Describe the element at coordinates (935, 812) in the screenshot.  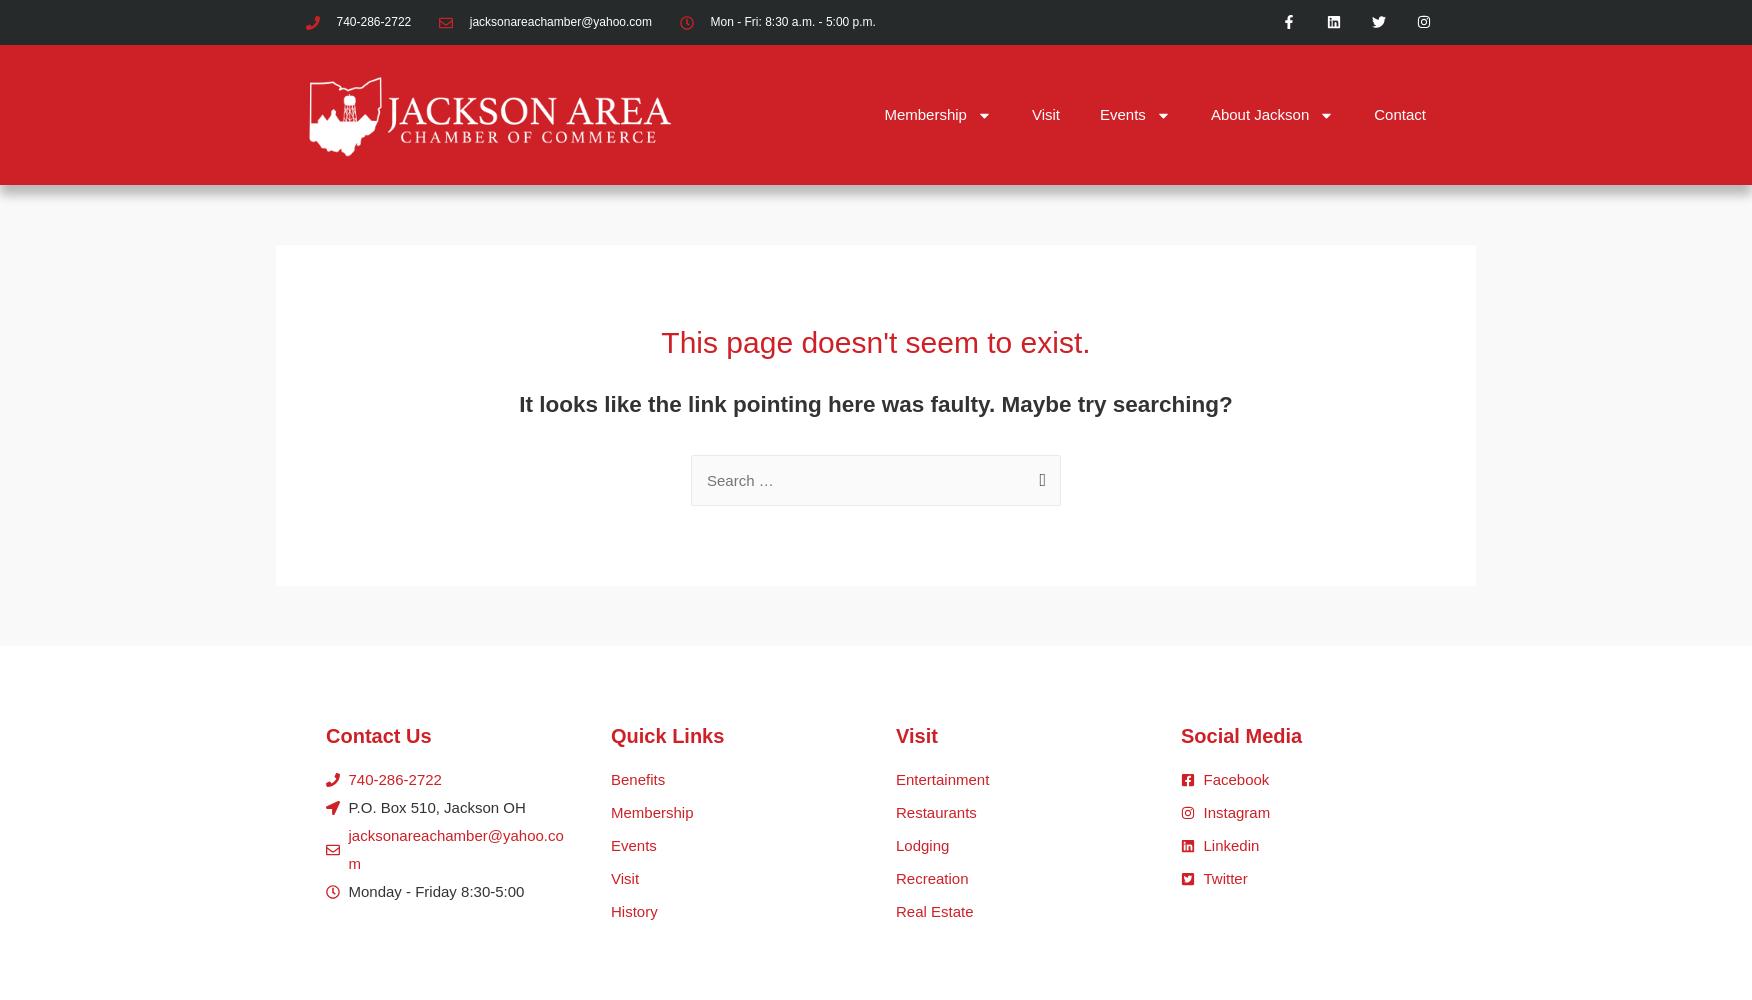
I see `'Restaurants'` at that location.